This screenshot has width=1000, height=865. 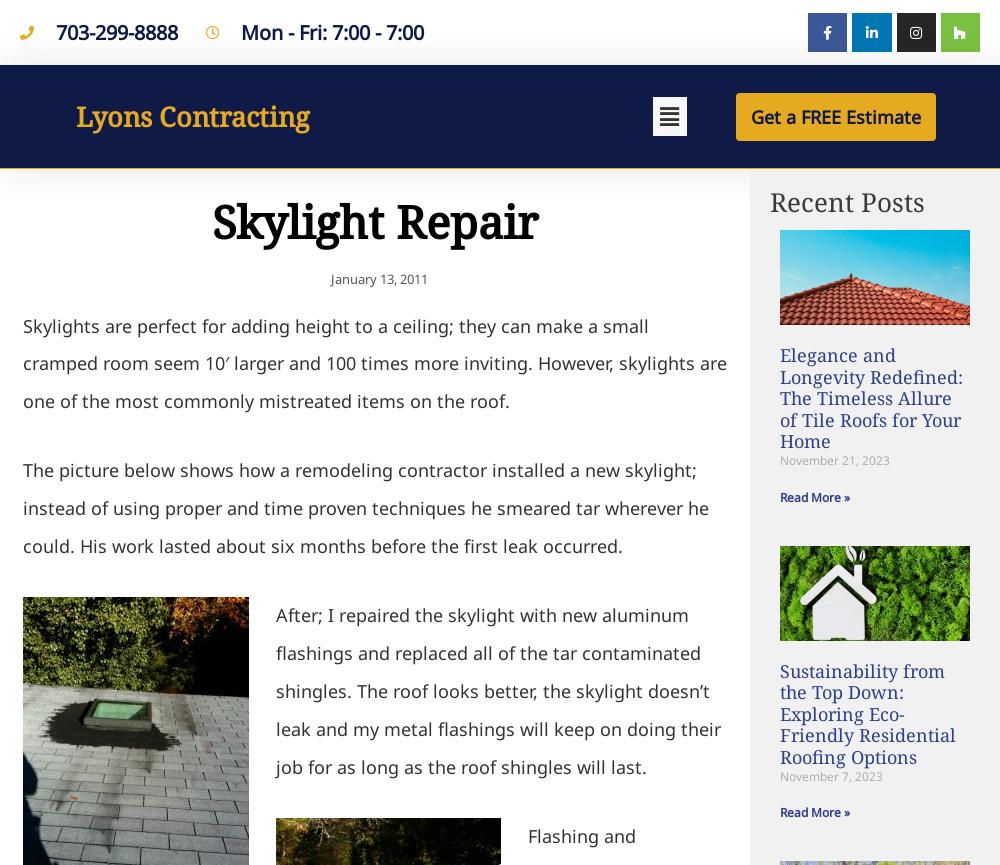 I want to click on 'Skylight Repair', so click(x=211, y=219).